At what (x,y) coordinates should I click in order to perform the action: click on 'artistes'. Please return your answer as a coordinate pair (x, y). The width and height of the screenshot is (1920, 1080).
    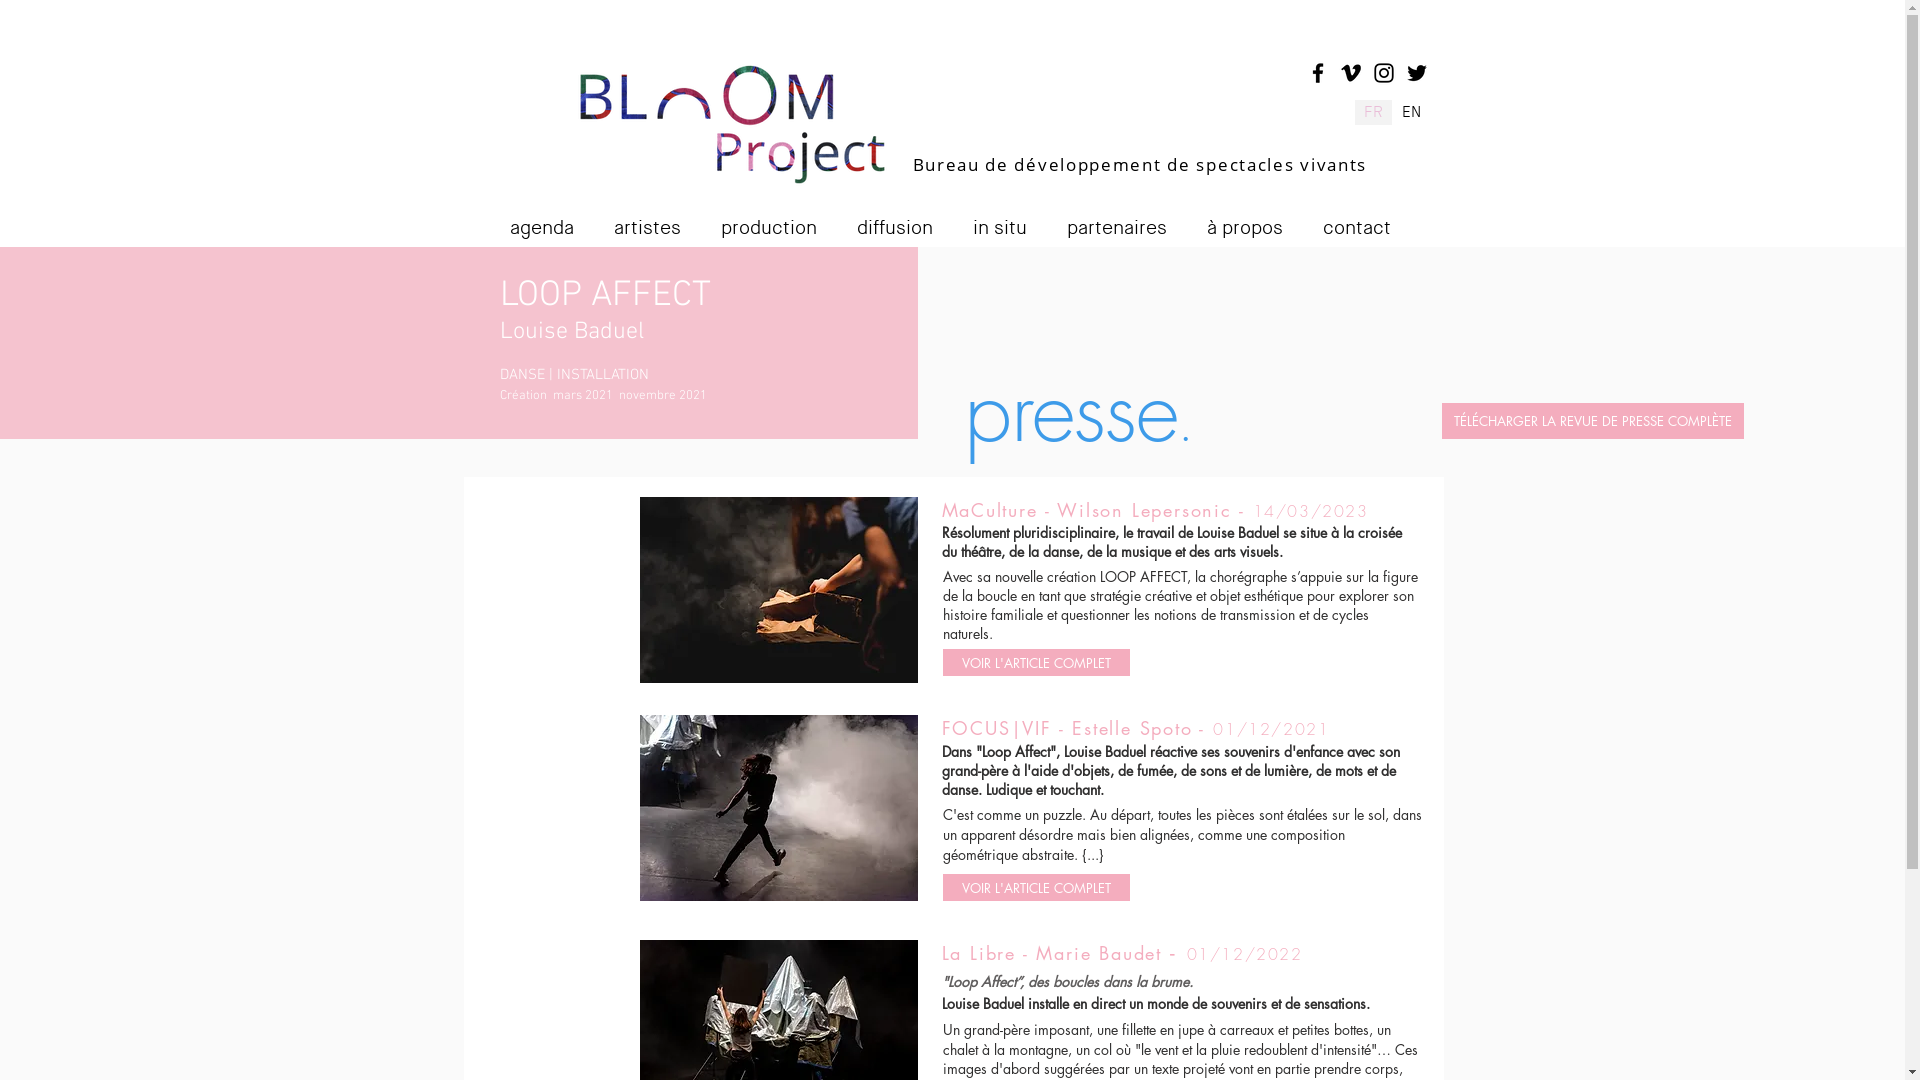
    Looking at the image, I should click on (659, 219).